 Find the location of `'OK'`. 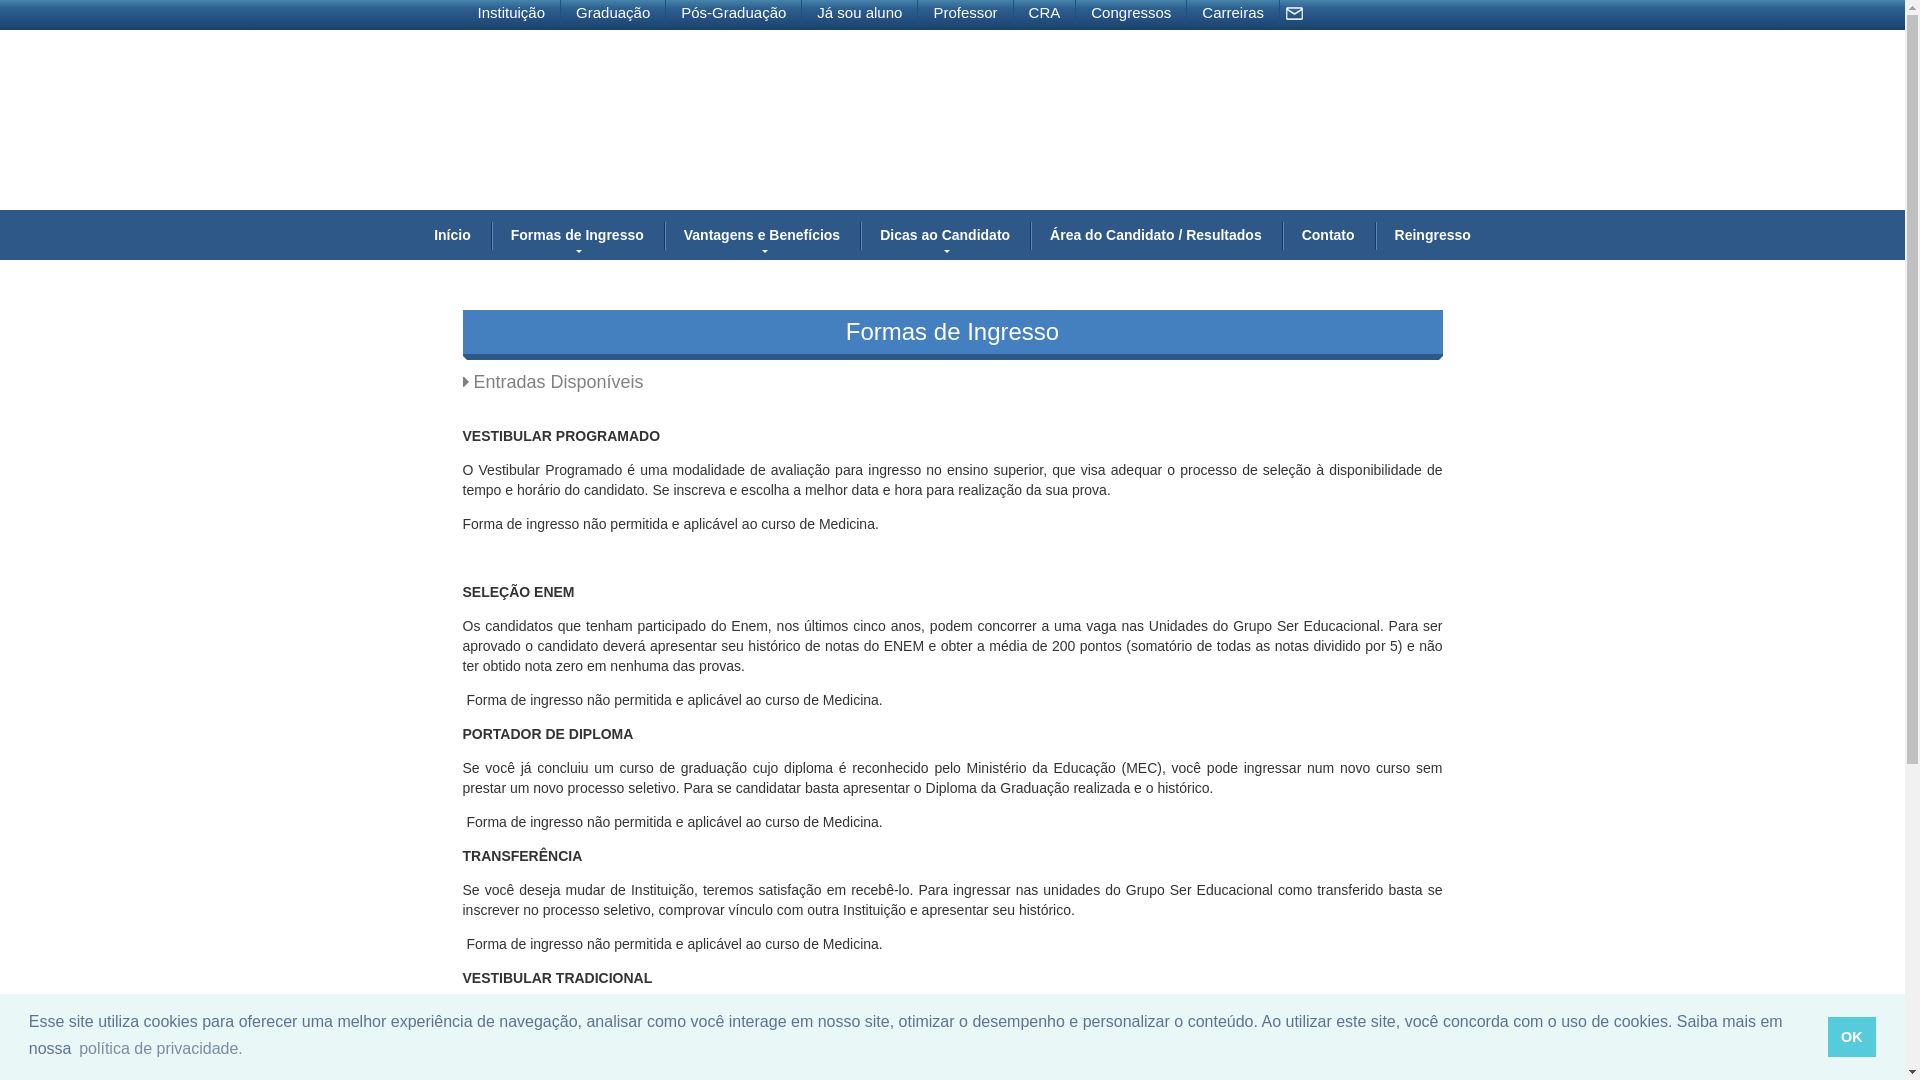

'OK' is located at coordinates (1828, 1036).